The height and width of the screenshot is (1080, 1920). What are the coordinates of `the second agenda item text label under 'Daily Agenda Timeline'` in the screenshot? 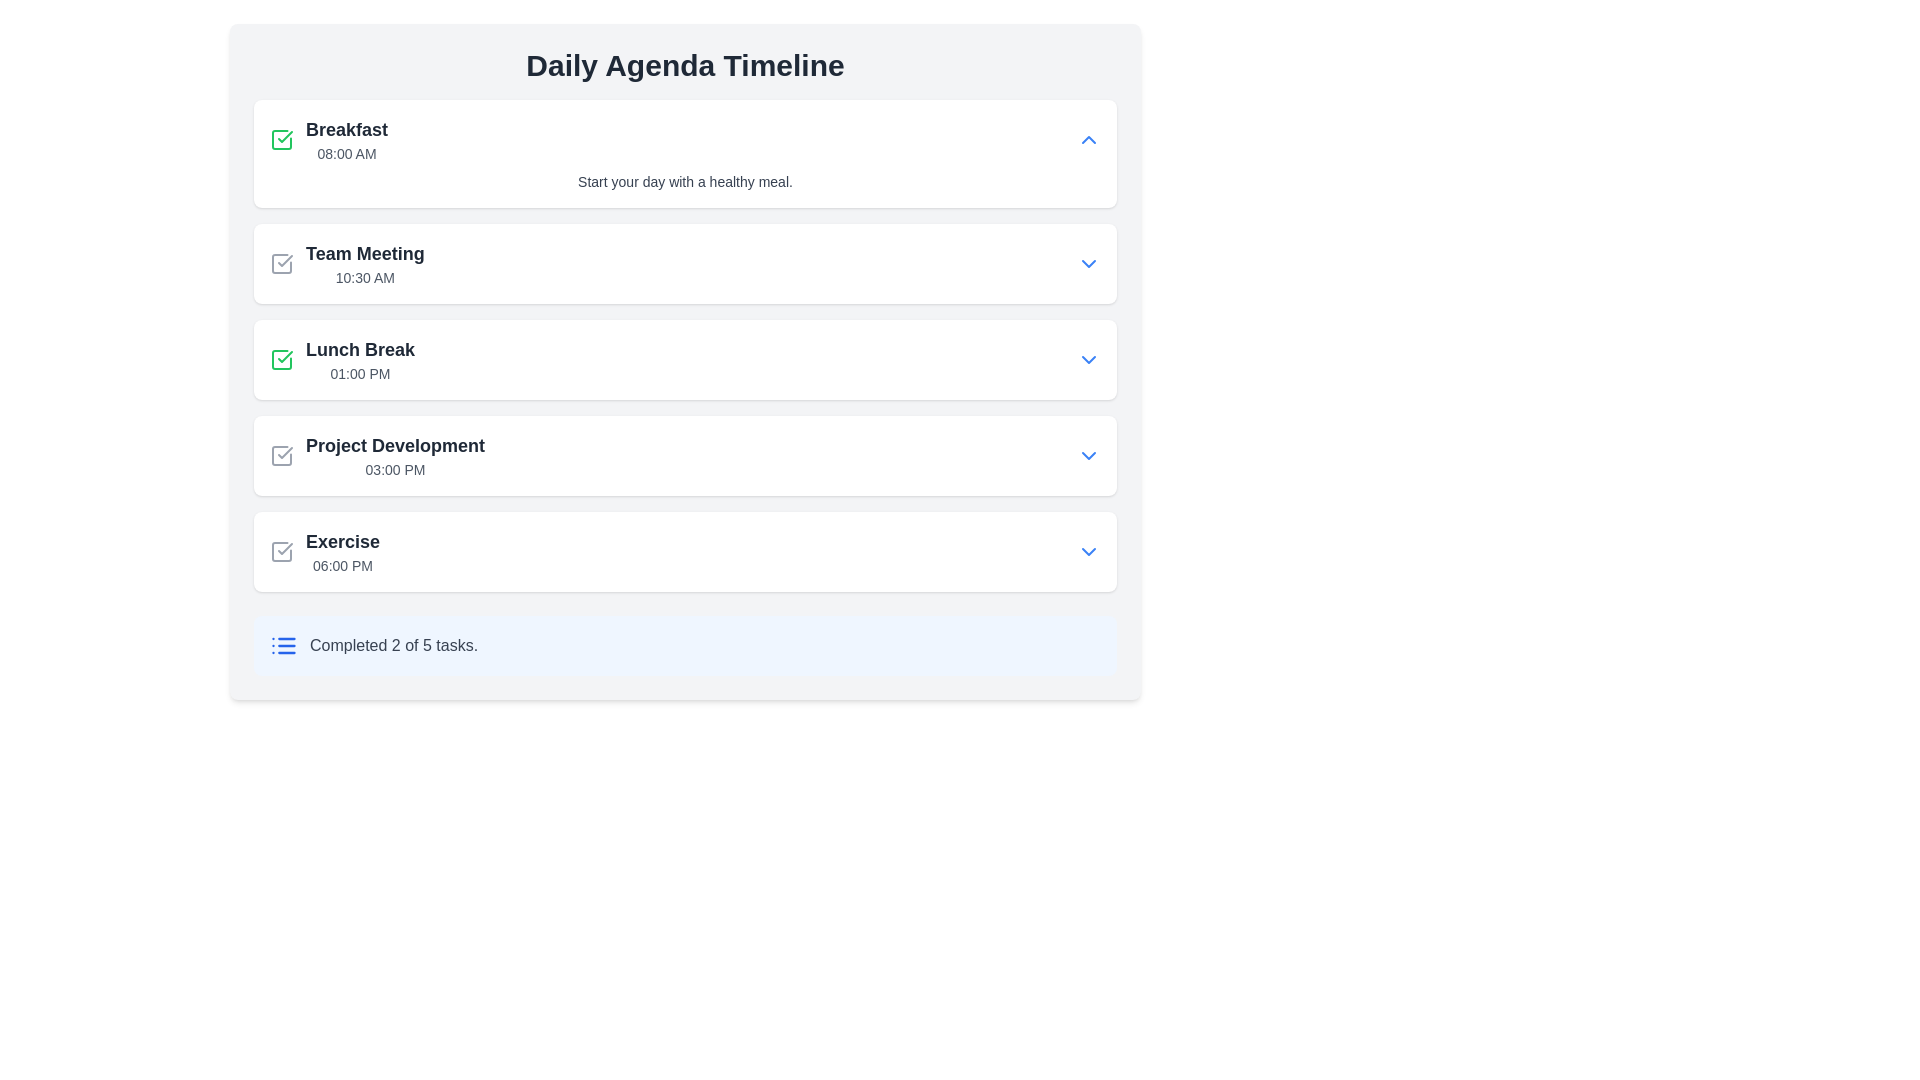 It's located at (365, 262).